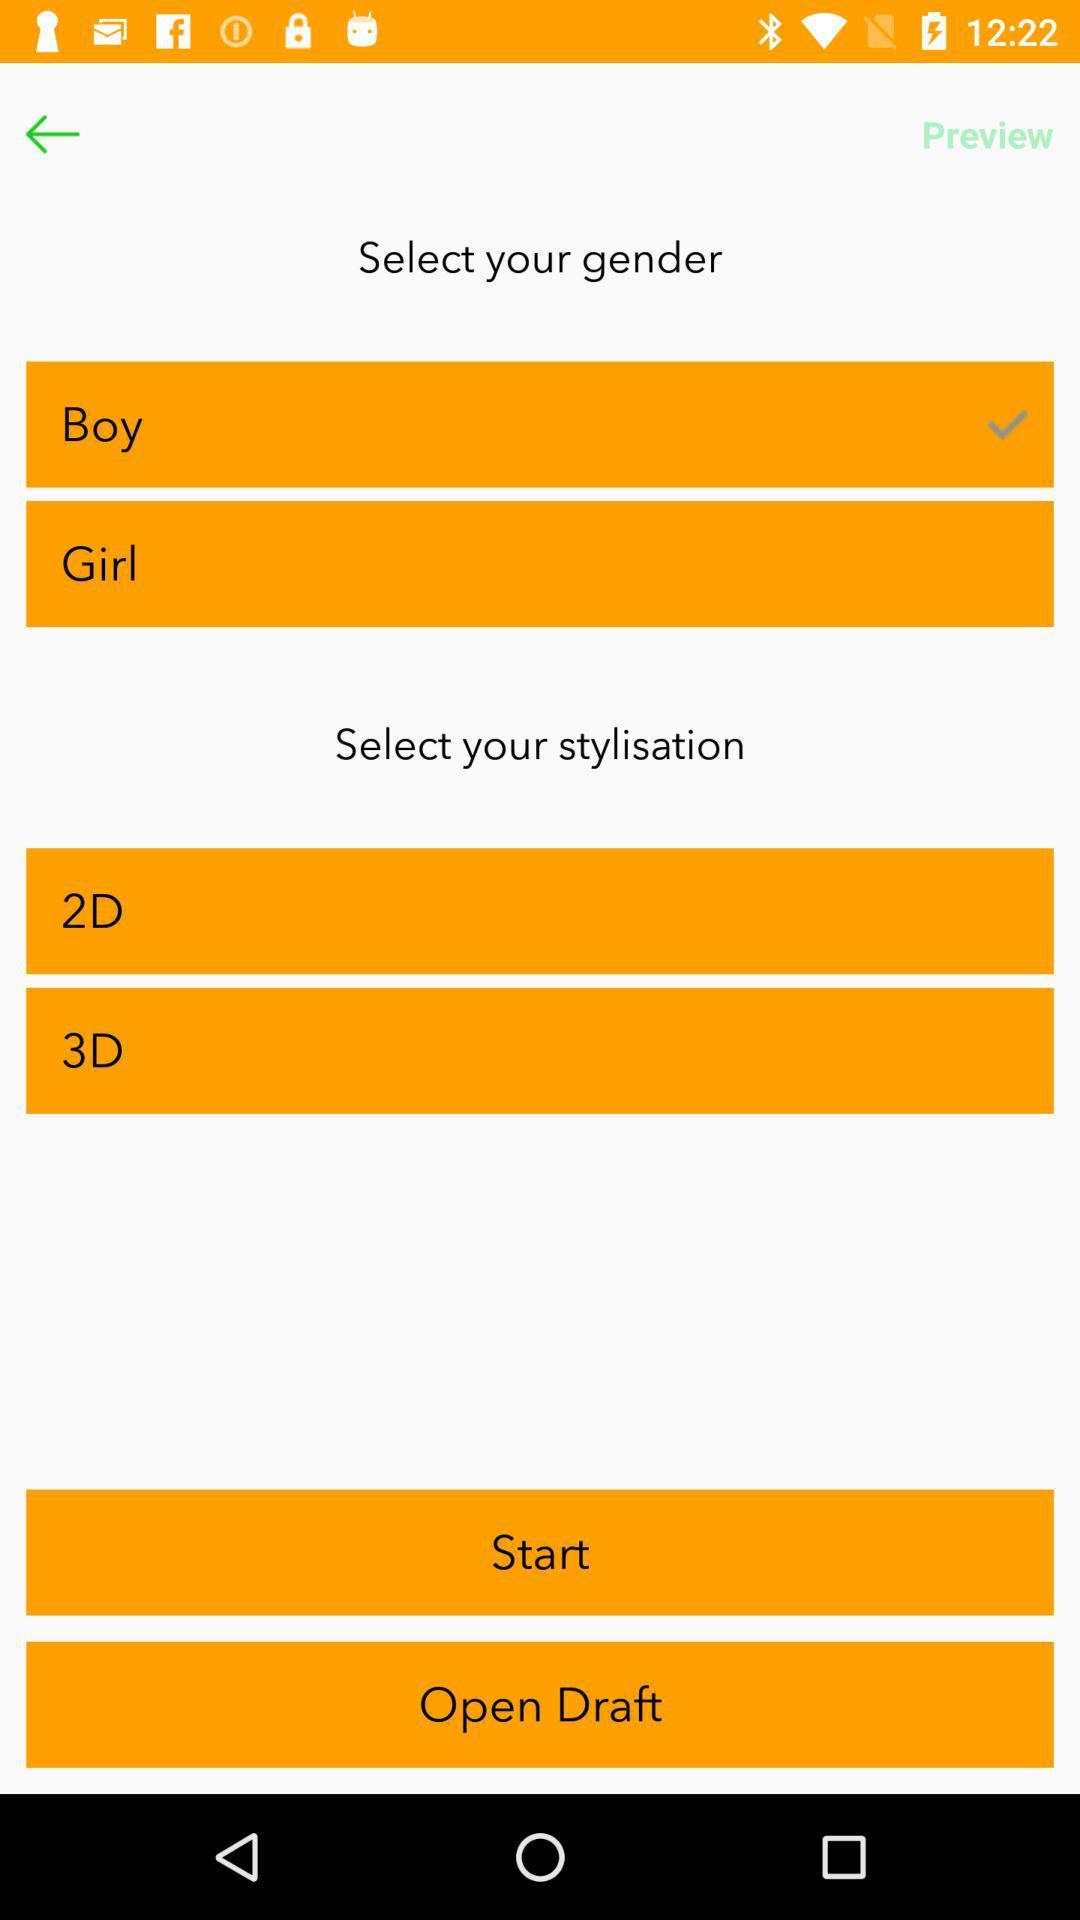 Image resolution: width=1080 pixels, height=1920 pixels. What do you see at coordinates (540, 1703) in the screenshot?
I see `app below start item` at bounding box center [540, 1703].